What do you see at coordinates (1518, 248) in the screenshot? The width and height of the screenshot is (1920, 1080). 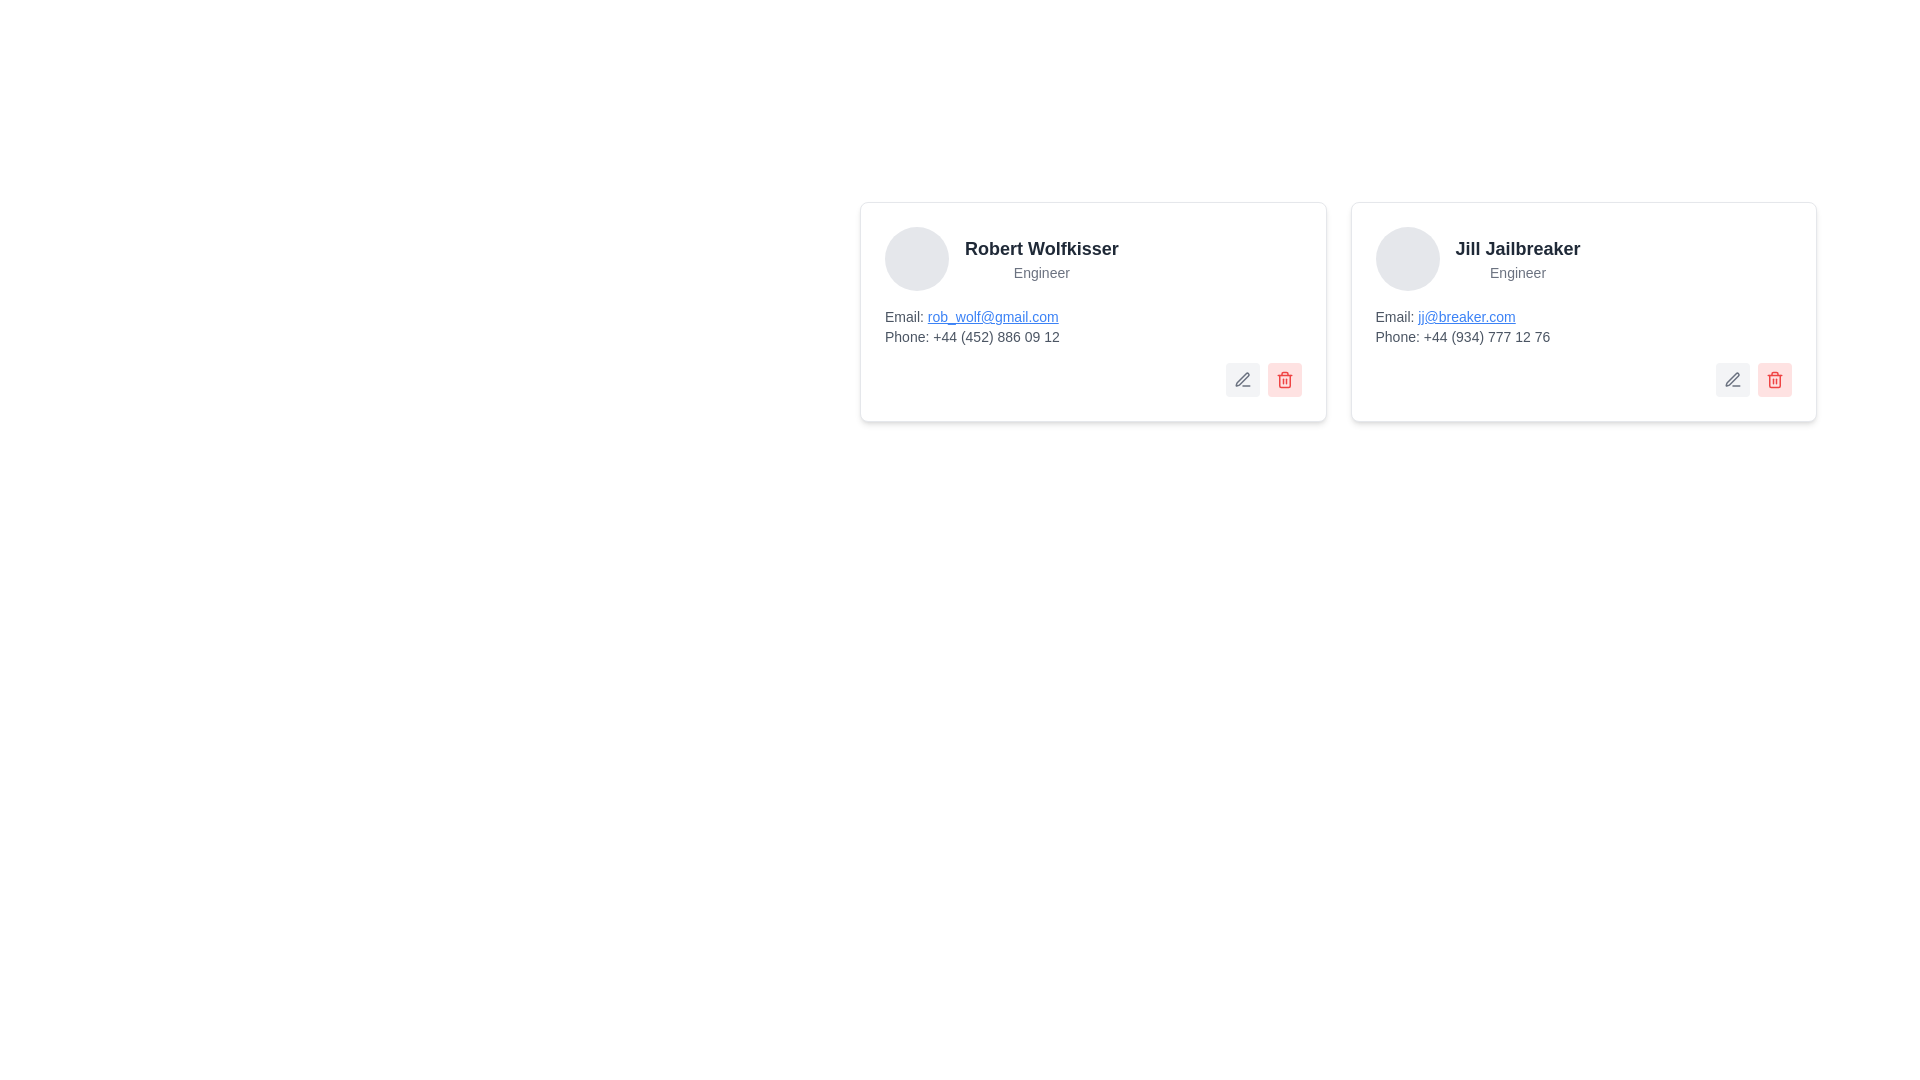 I see `the static text element displaying the name 'Jill Jailbreaker', styled with a bold font and located at the top of the user card in the second card from the left` at bounding box center [1518, 248].